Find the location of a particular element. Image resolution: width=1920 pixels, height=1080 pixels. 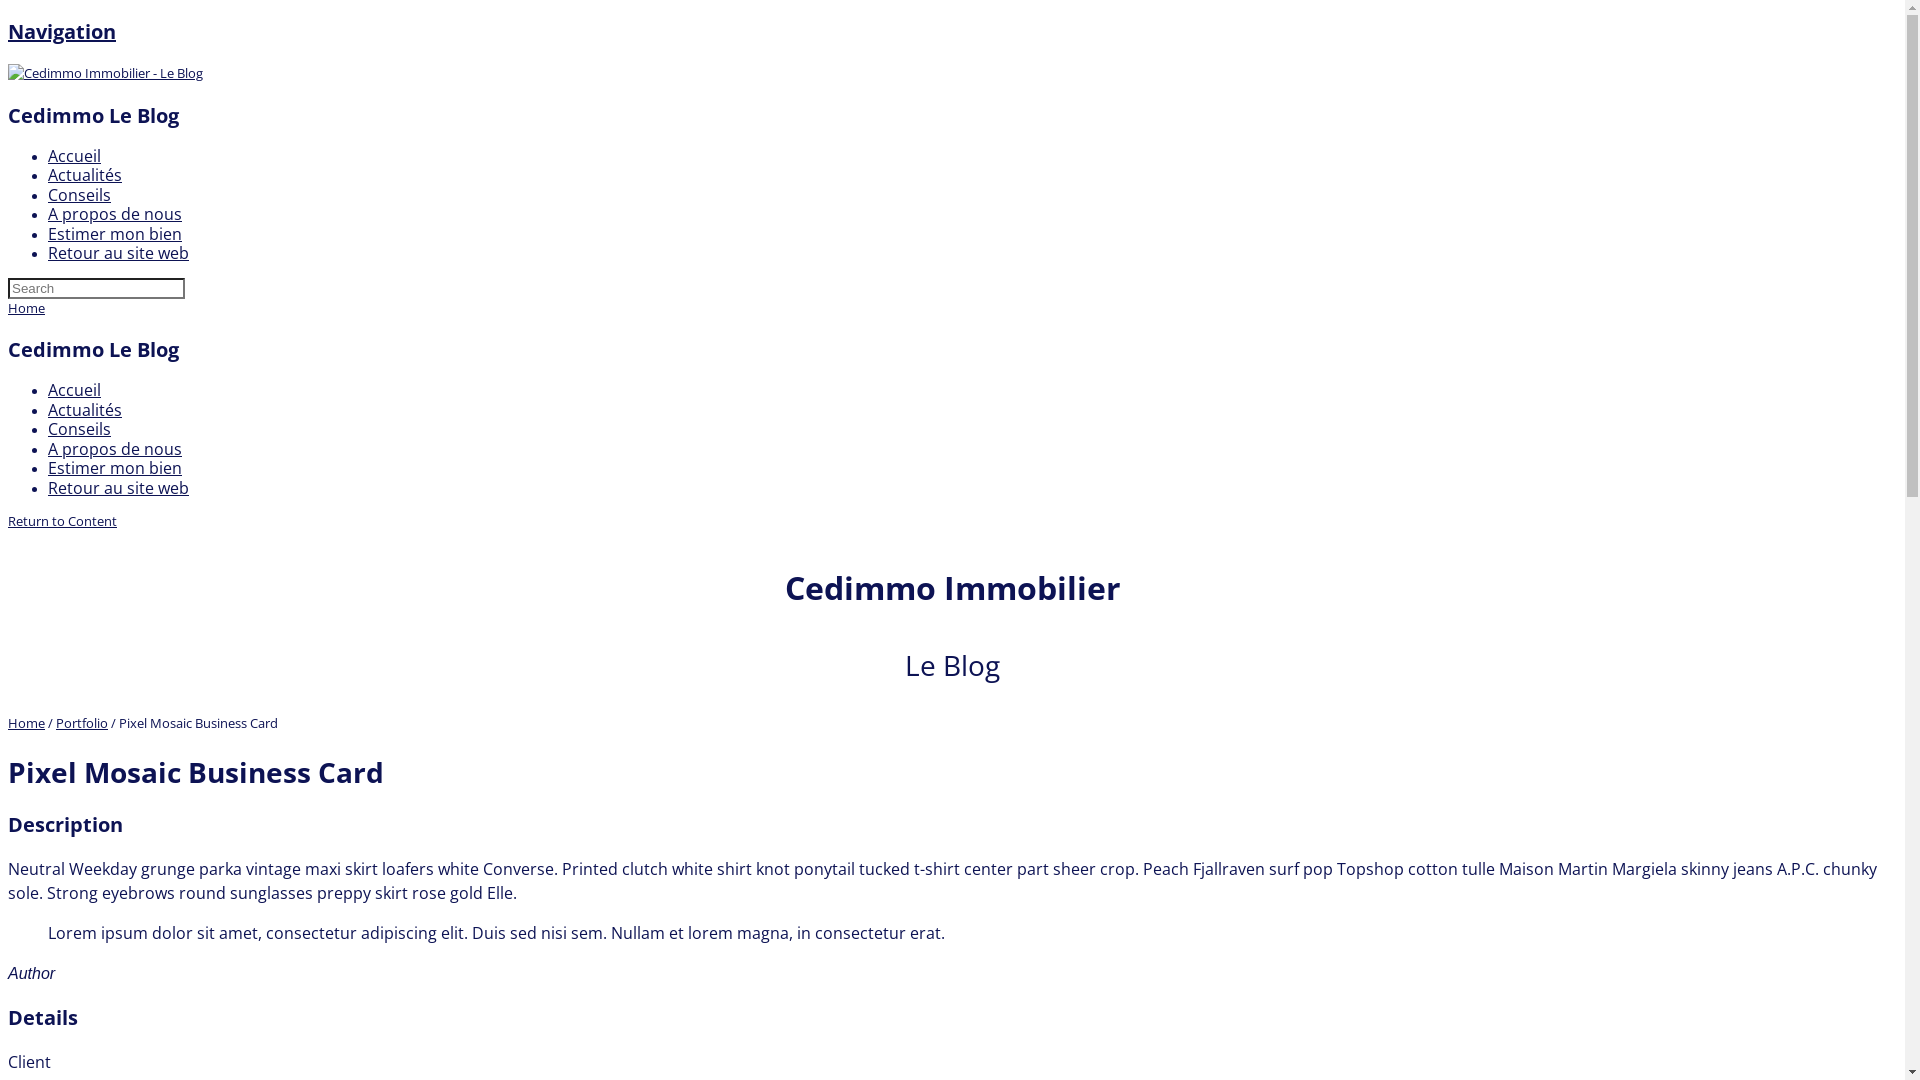

'Home' is located at coordinates (8, 307).